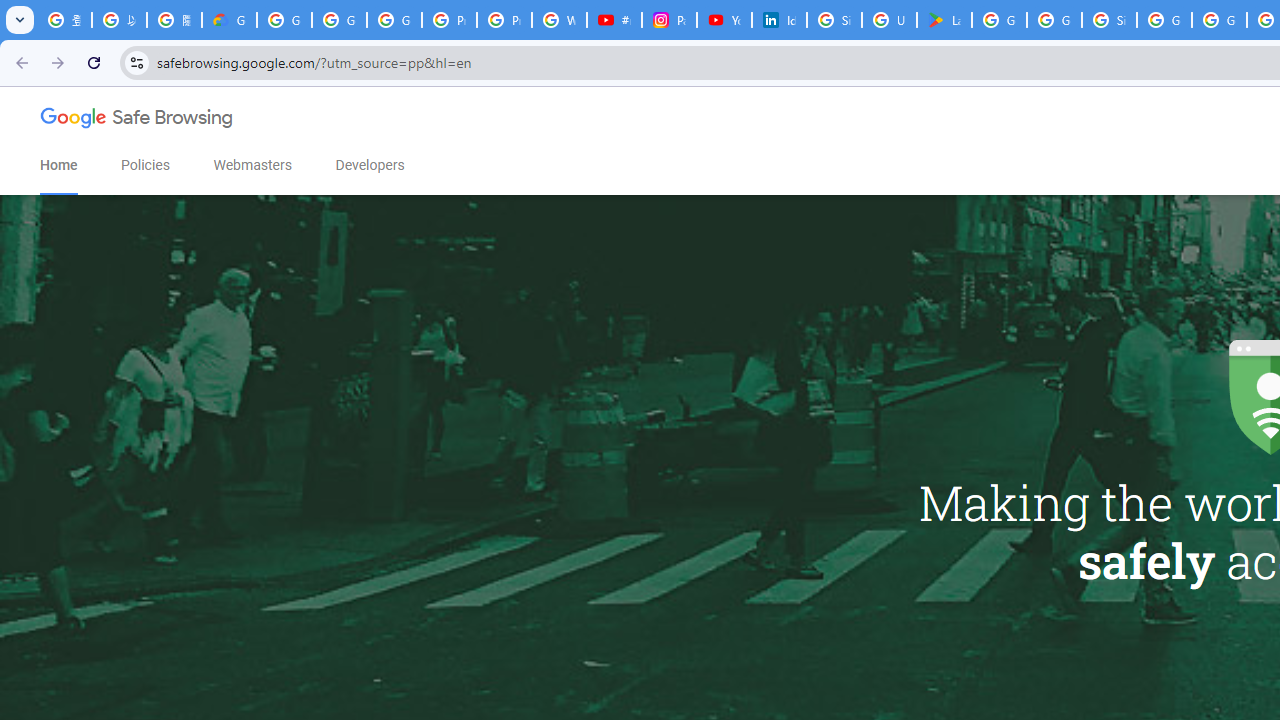 Image resolution: width=1280 pixels, height=720 pixels. I want to click on 'Home', so click(58, 164).